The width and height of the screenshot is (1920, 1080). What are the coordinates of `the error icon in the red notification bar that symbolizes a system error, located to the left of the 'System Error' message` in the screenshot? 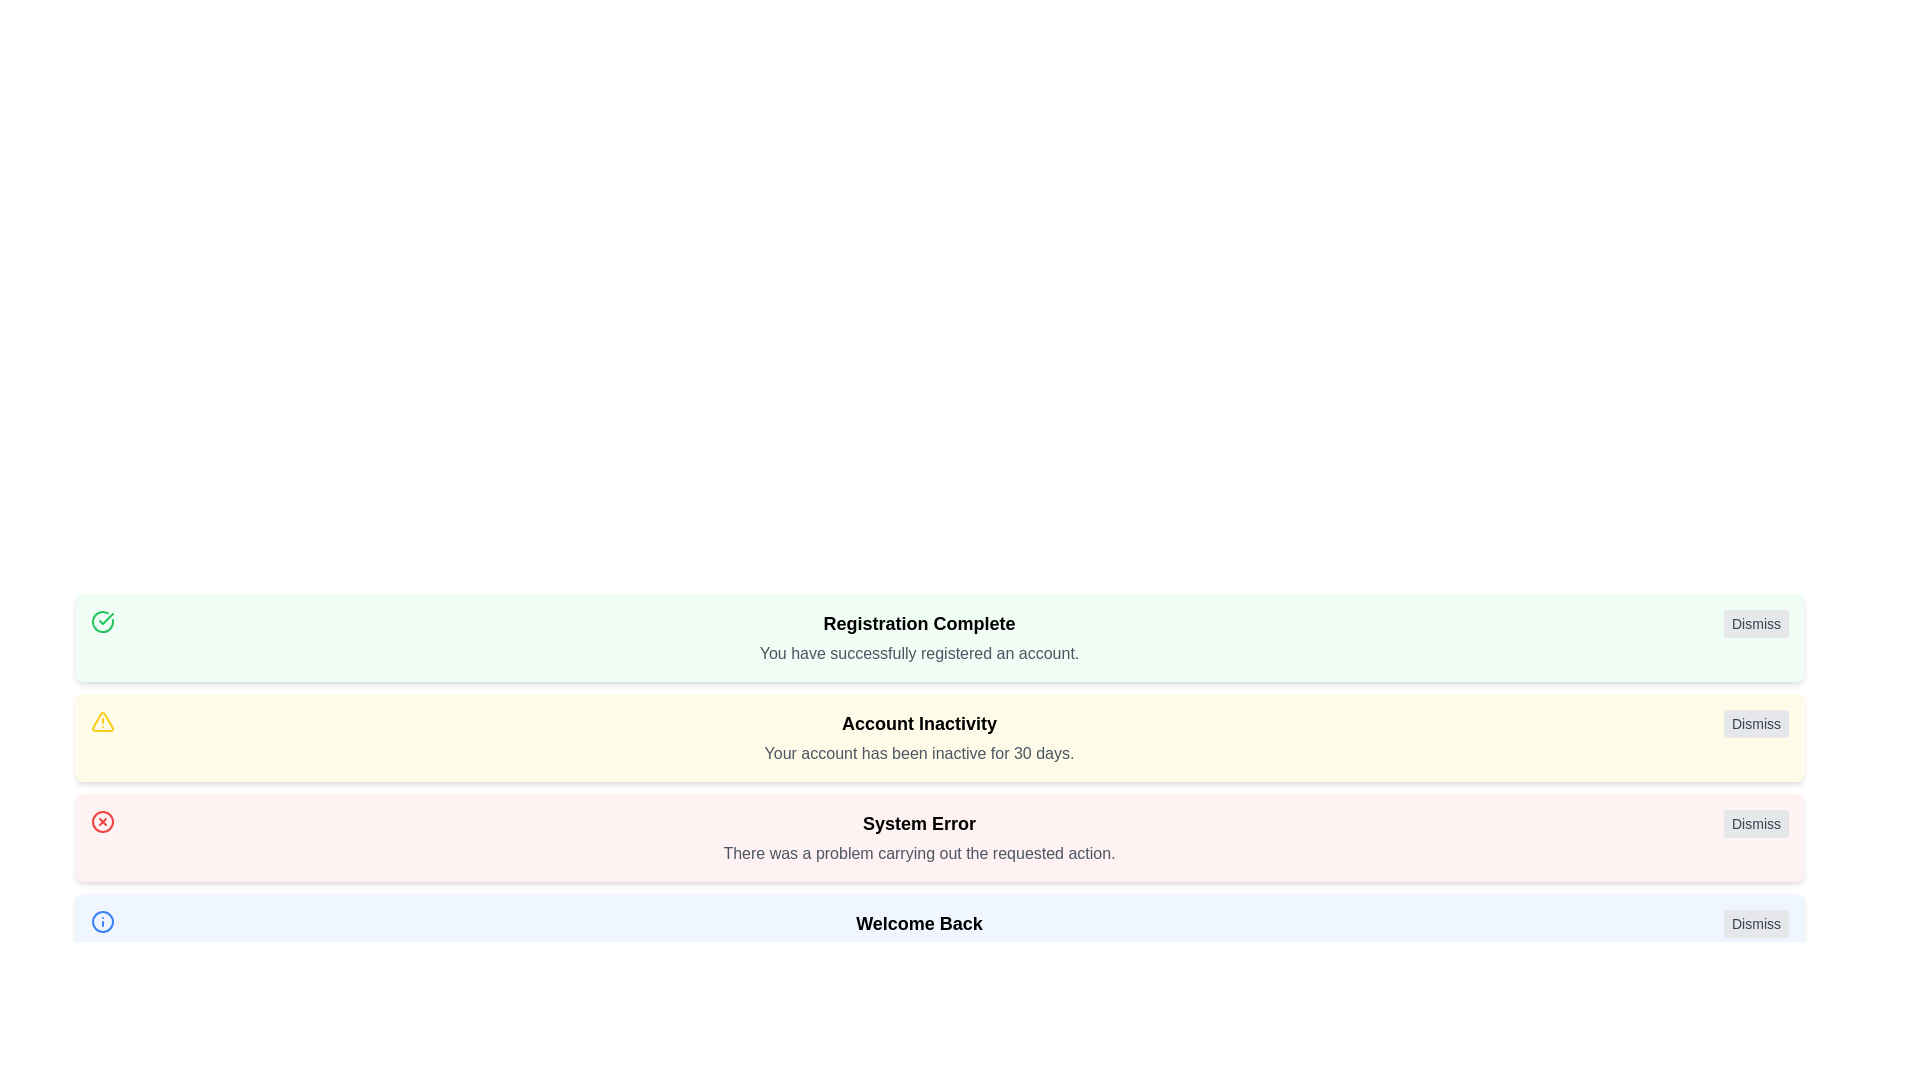 It's located at (101, 821).